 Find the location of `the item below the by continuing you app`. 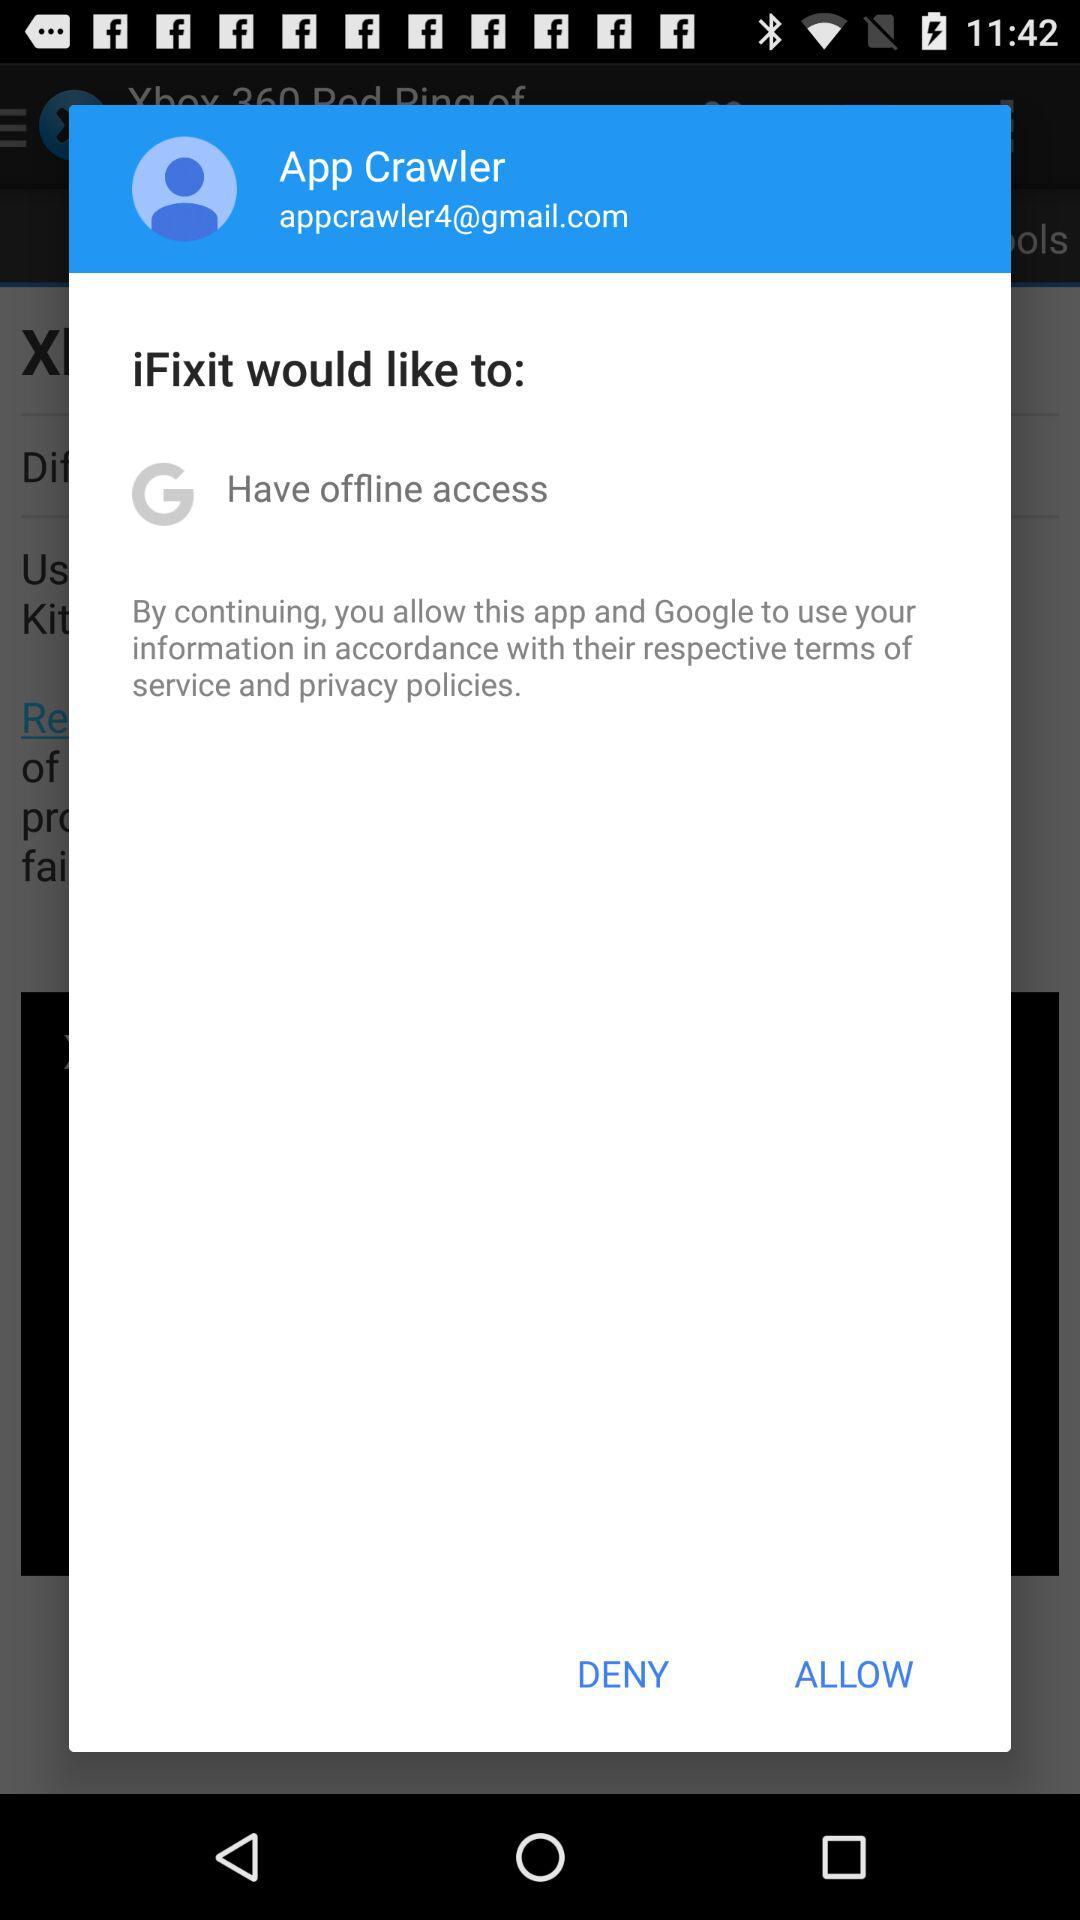

the item below the by continuing you app is located at coordinates (621, 1673).